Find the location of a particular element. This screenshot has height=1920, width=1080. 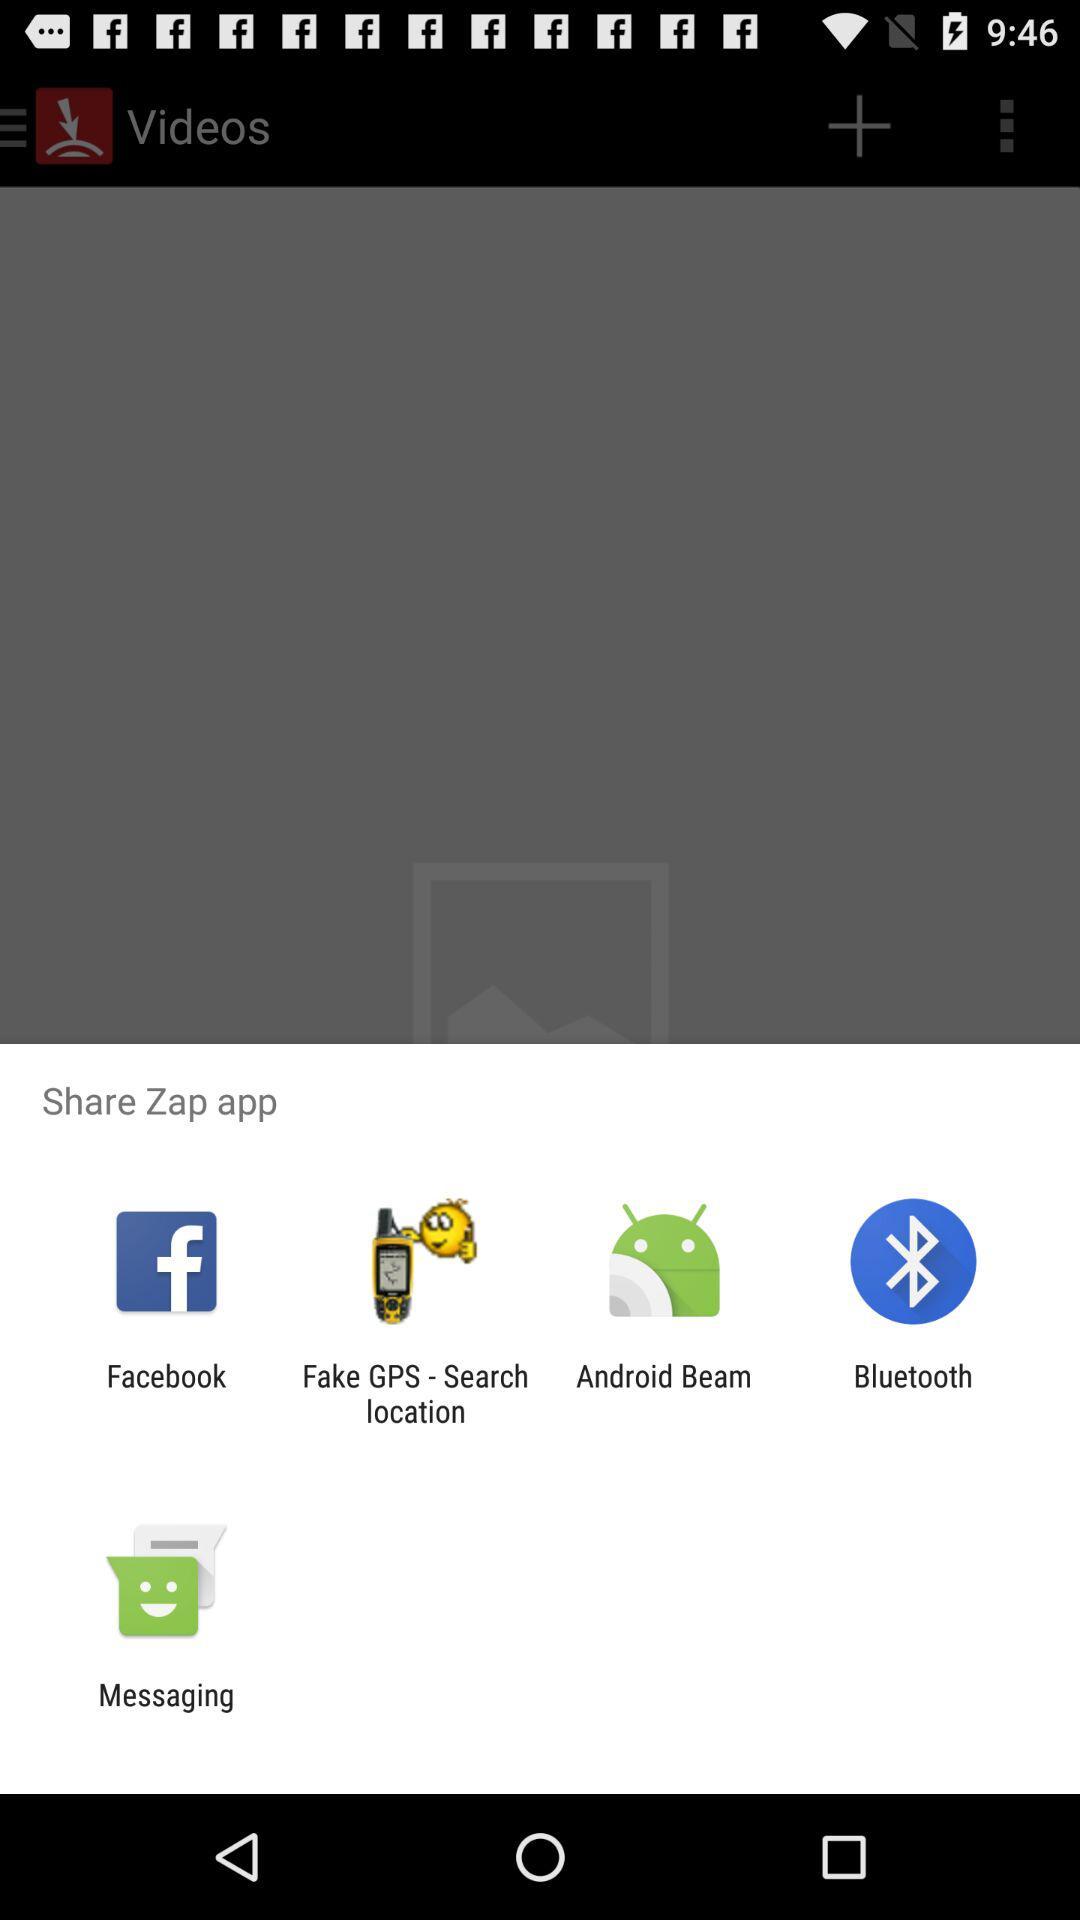

the item at the bottom right corner is located at coordinates (913, 1392).